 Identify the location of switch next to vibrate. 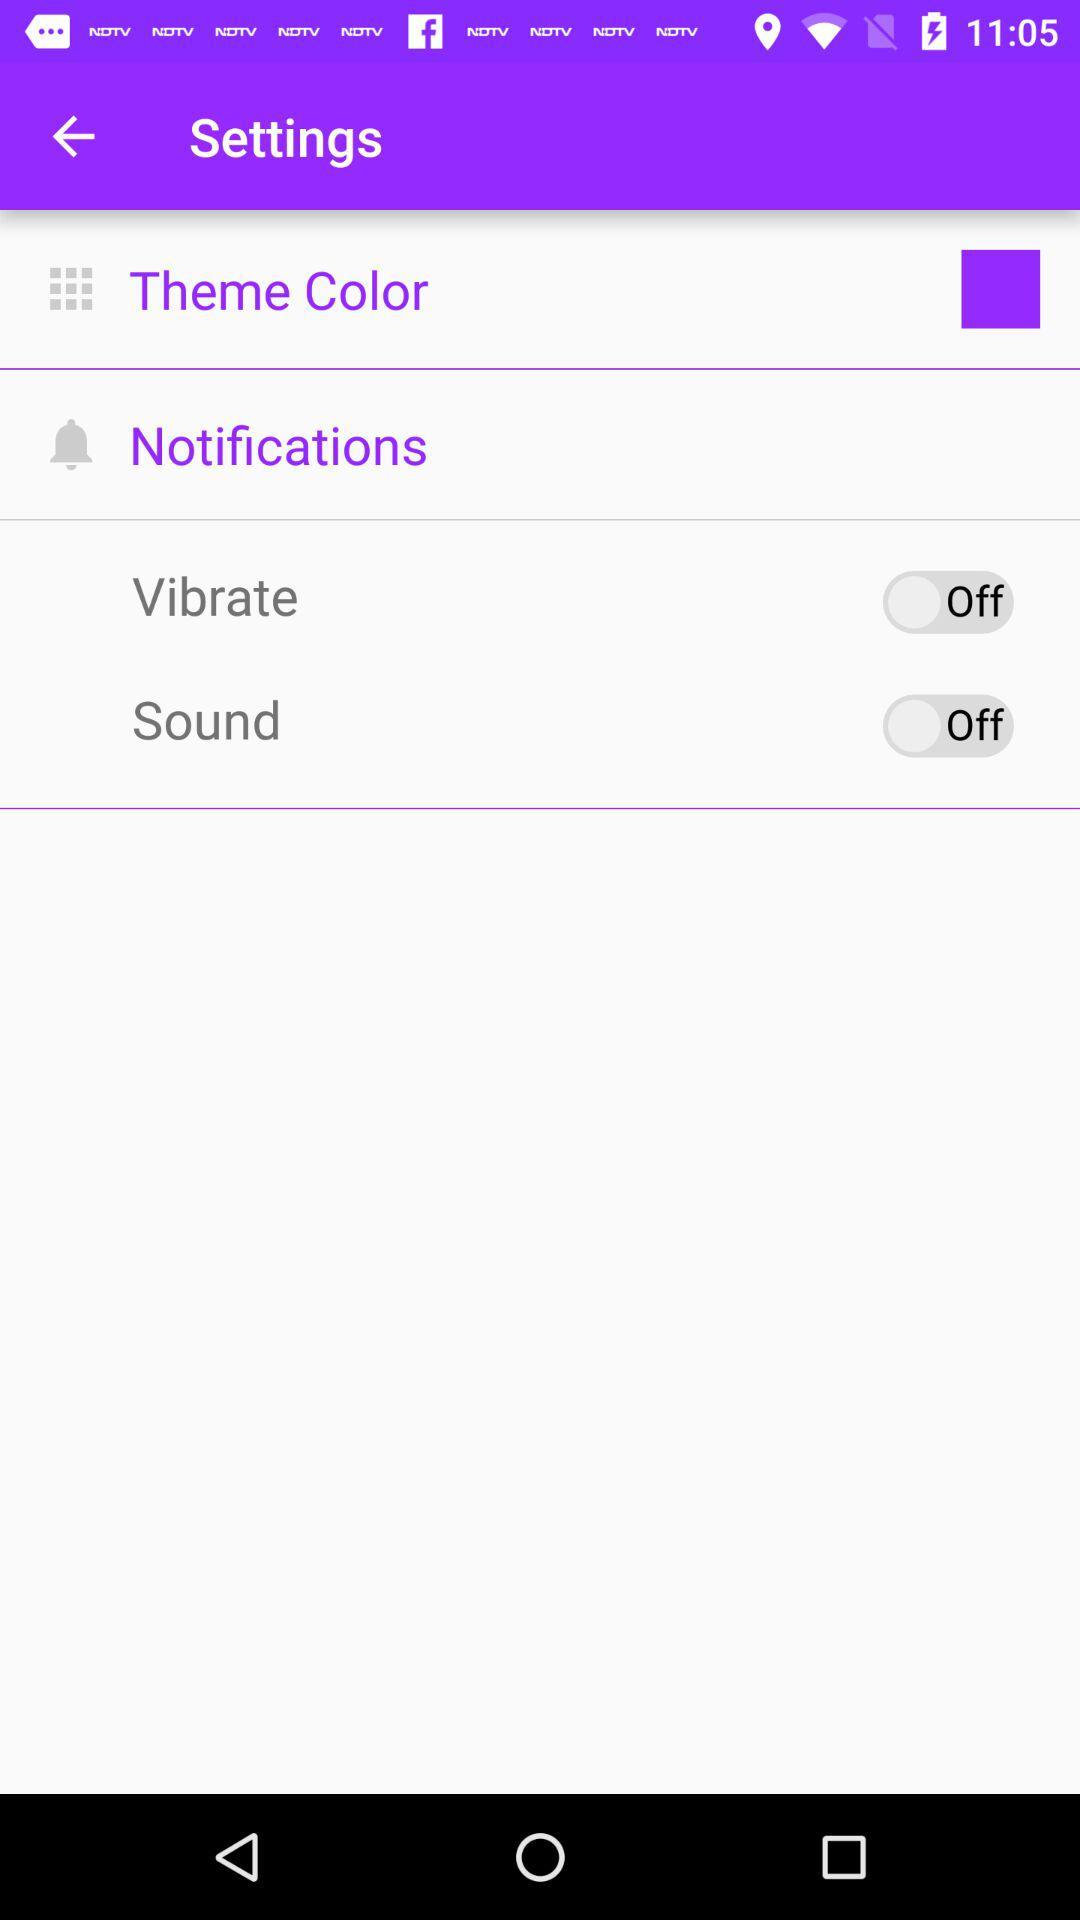
(947, 600).